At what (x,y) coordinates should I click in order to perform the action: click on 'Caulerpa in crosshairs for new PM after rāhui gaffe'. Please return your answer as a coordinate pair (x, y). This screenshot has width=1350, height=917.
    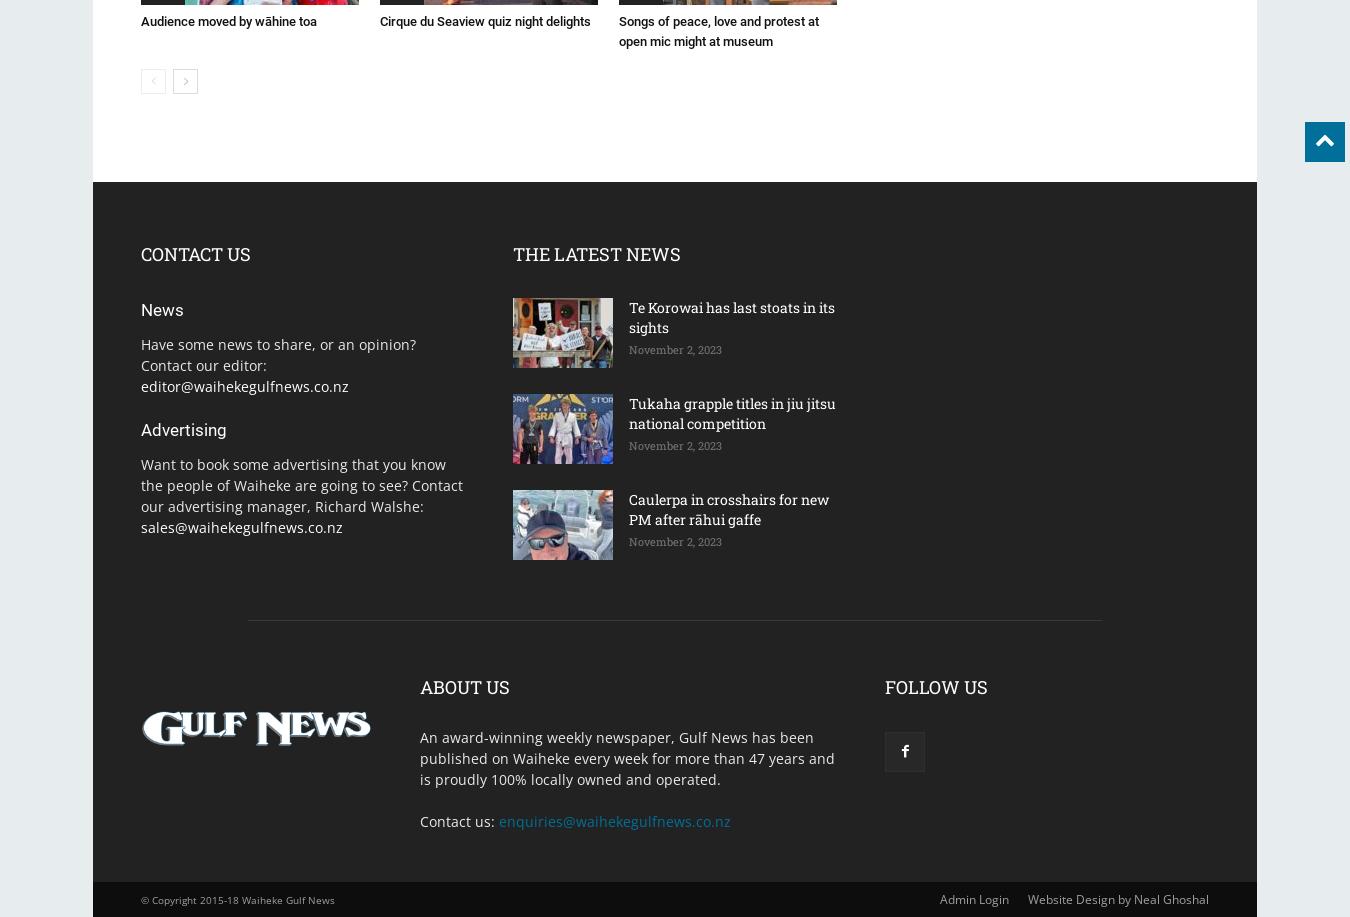
    Looking at the image, I should click on (728, 508).